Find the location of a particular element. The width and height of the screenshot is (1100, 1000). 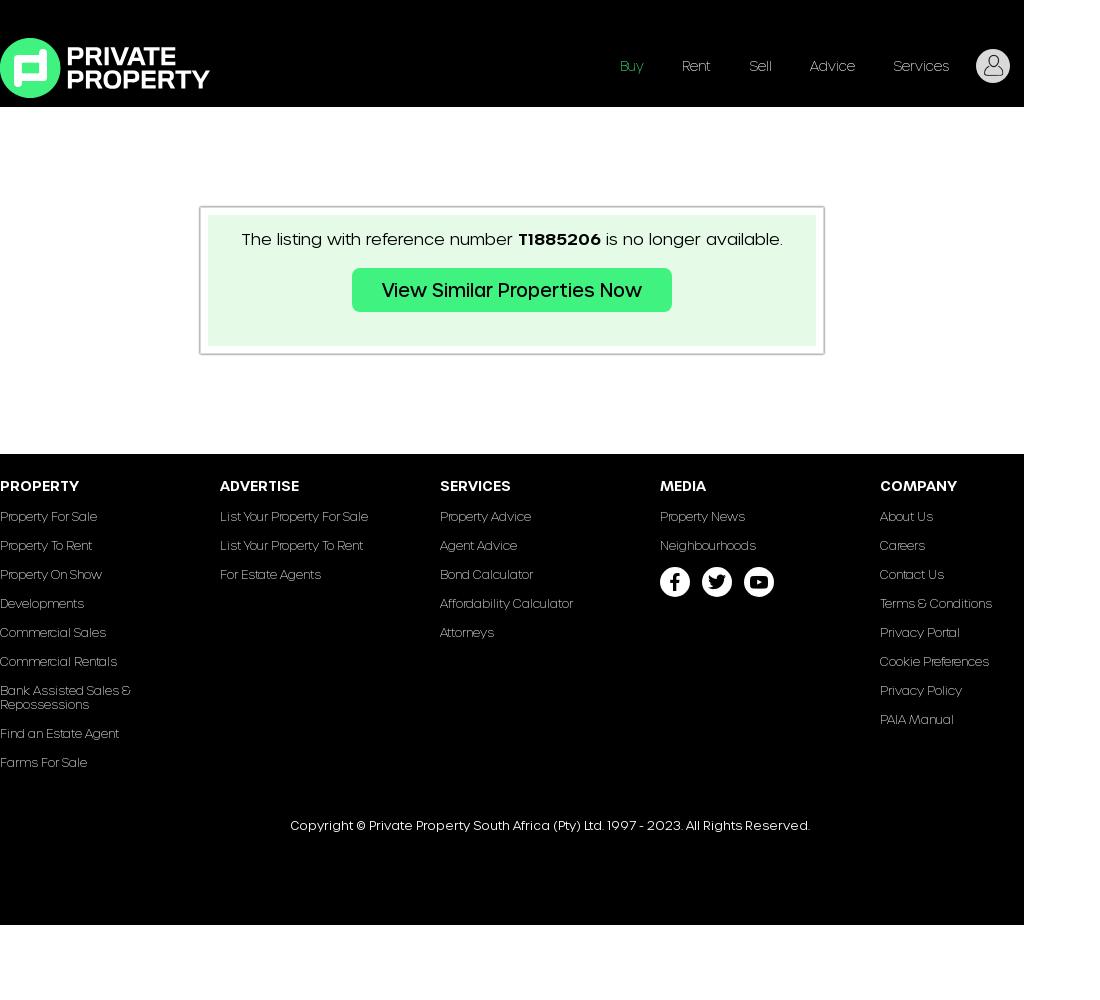

'Farms For Sale' is located at coordinates (42, 762).